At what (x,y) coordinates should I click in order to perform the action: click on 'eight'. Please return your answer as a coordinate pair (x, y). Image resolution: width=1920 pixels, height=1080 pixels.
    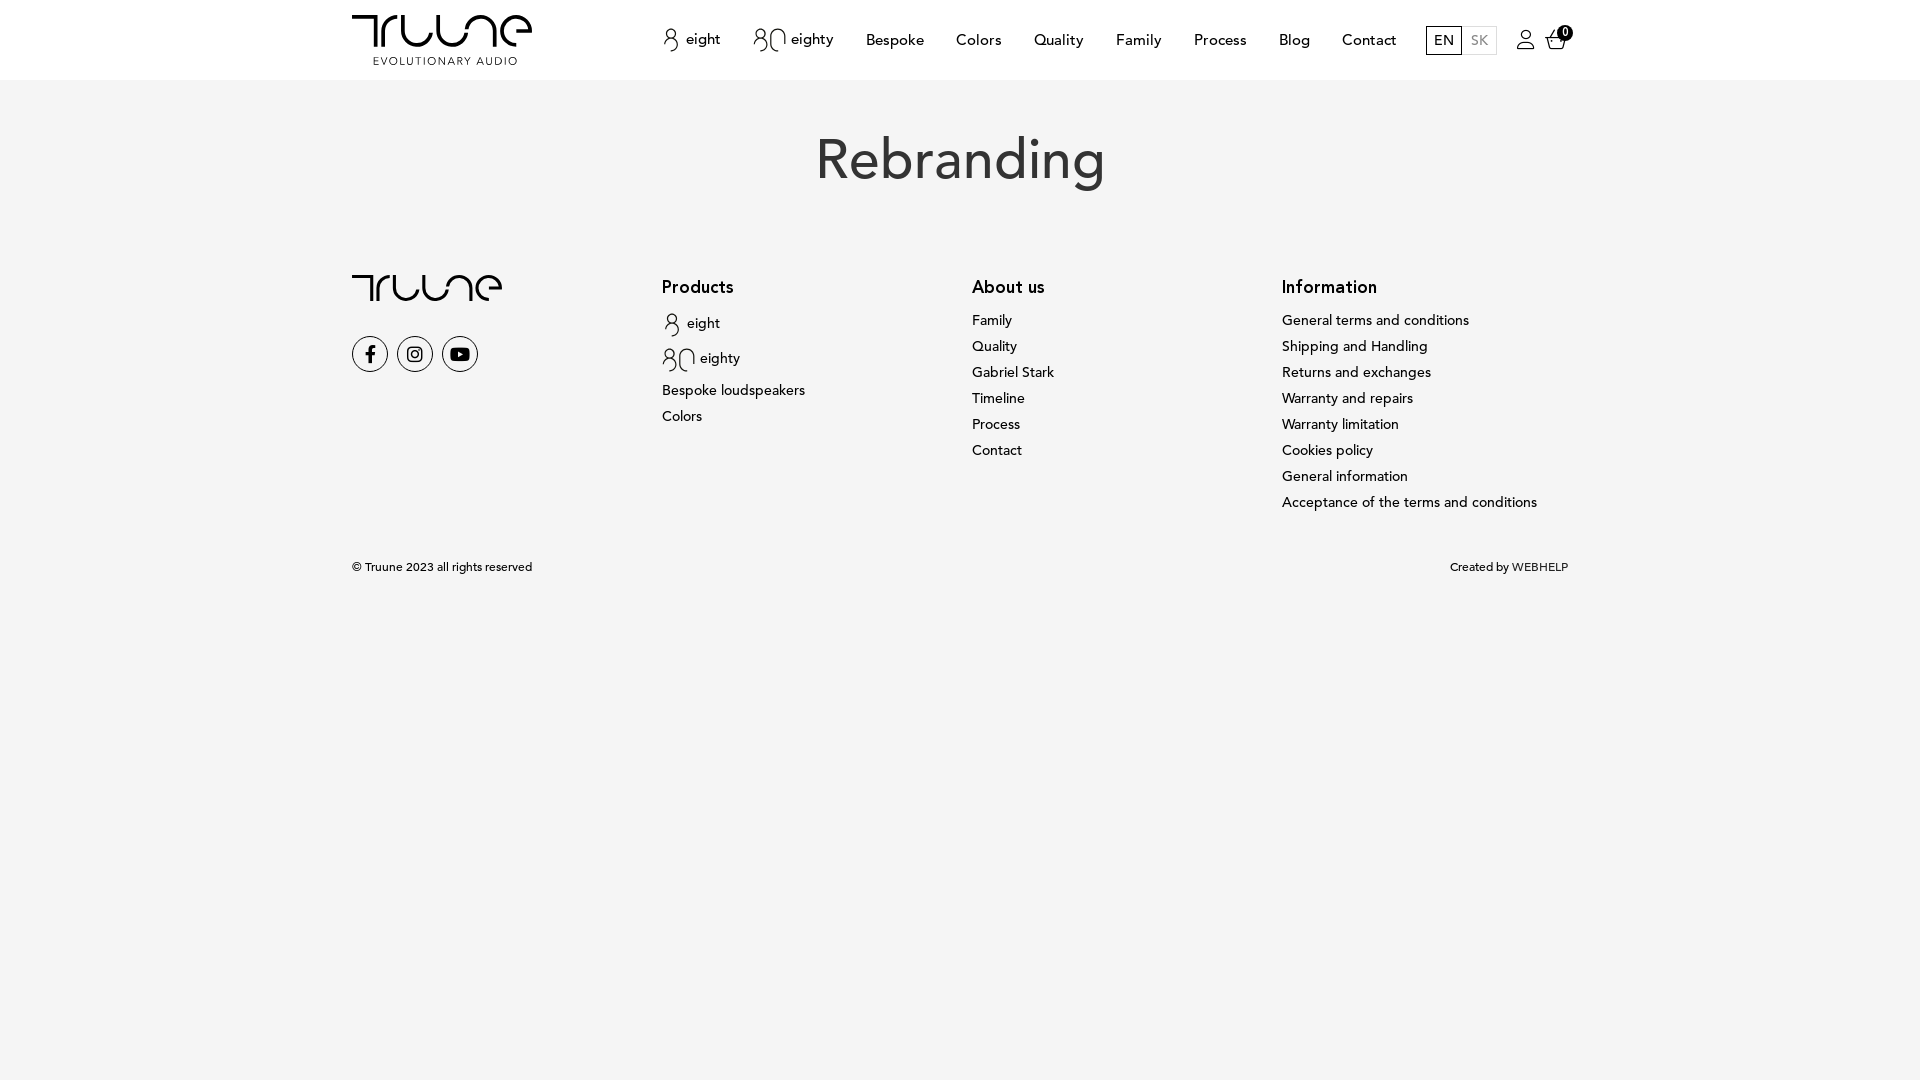
    Looking at the image, I should click on (691, 39).